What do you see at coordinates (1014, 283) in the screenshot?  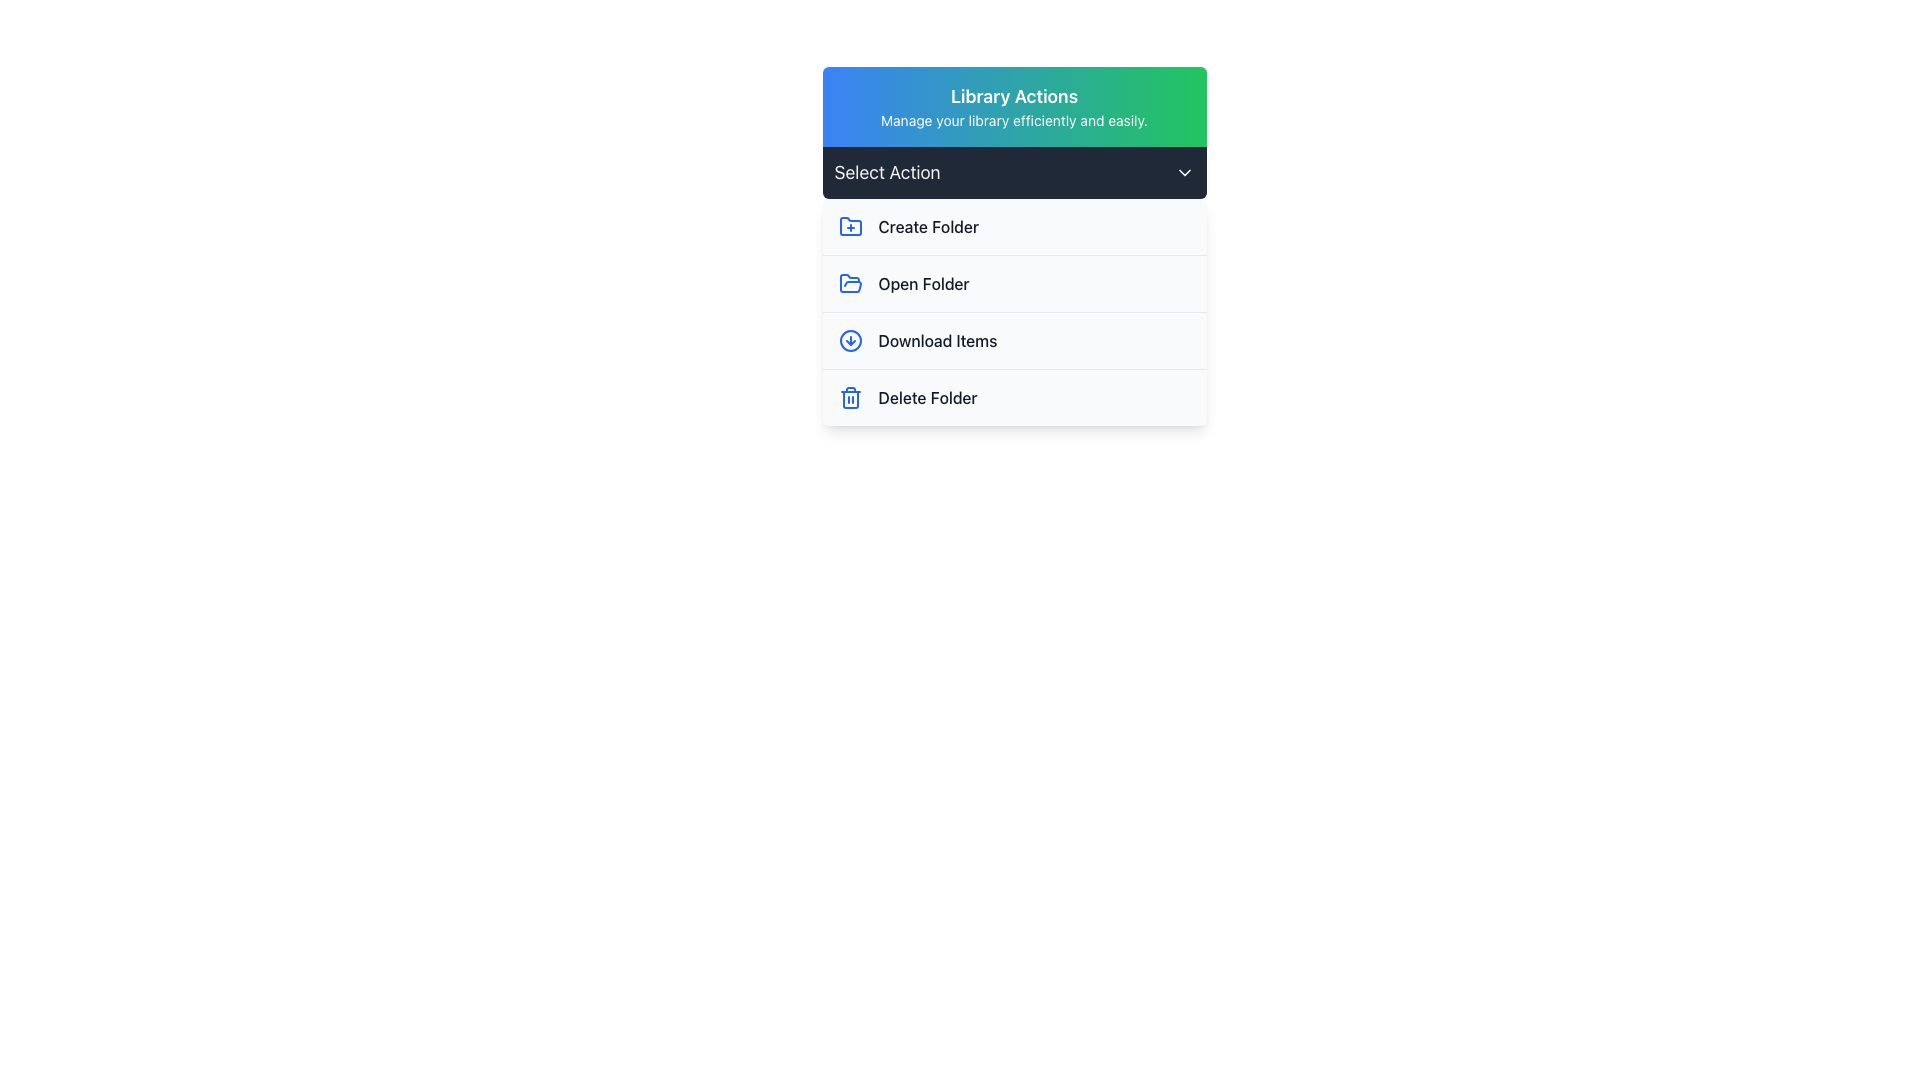 I see `the second item in the vertically stacked menu list, which is an Interactive menu option that opens a folder, located below the 'Create Folder' item and above the 'Download Items' option` at bounding box center [1014, 283].